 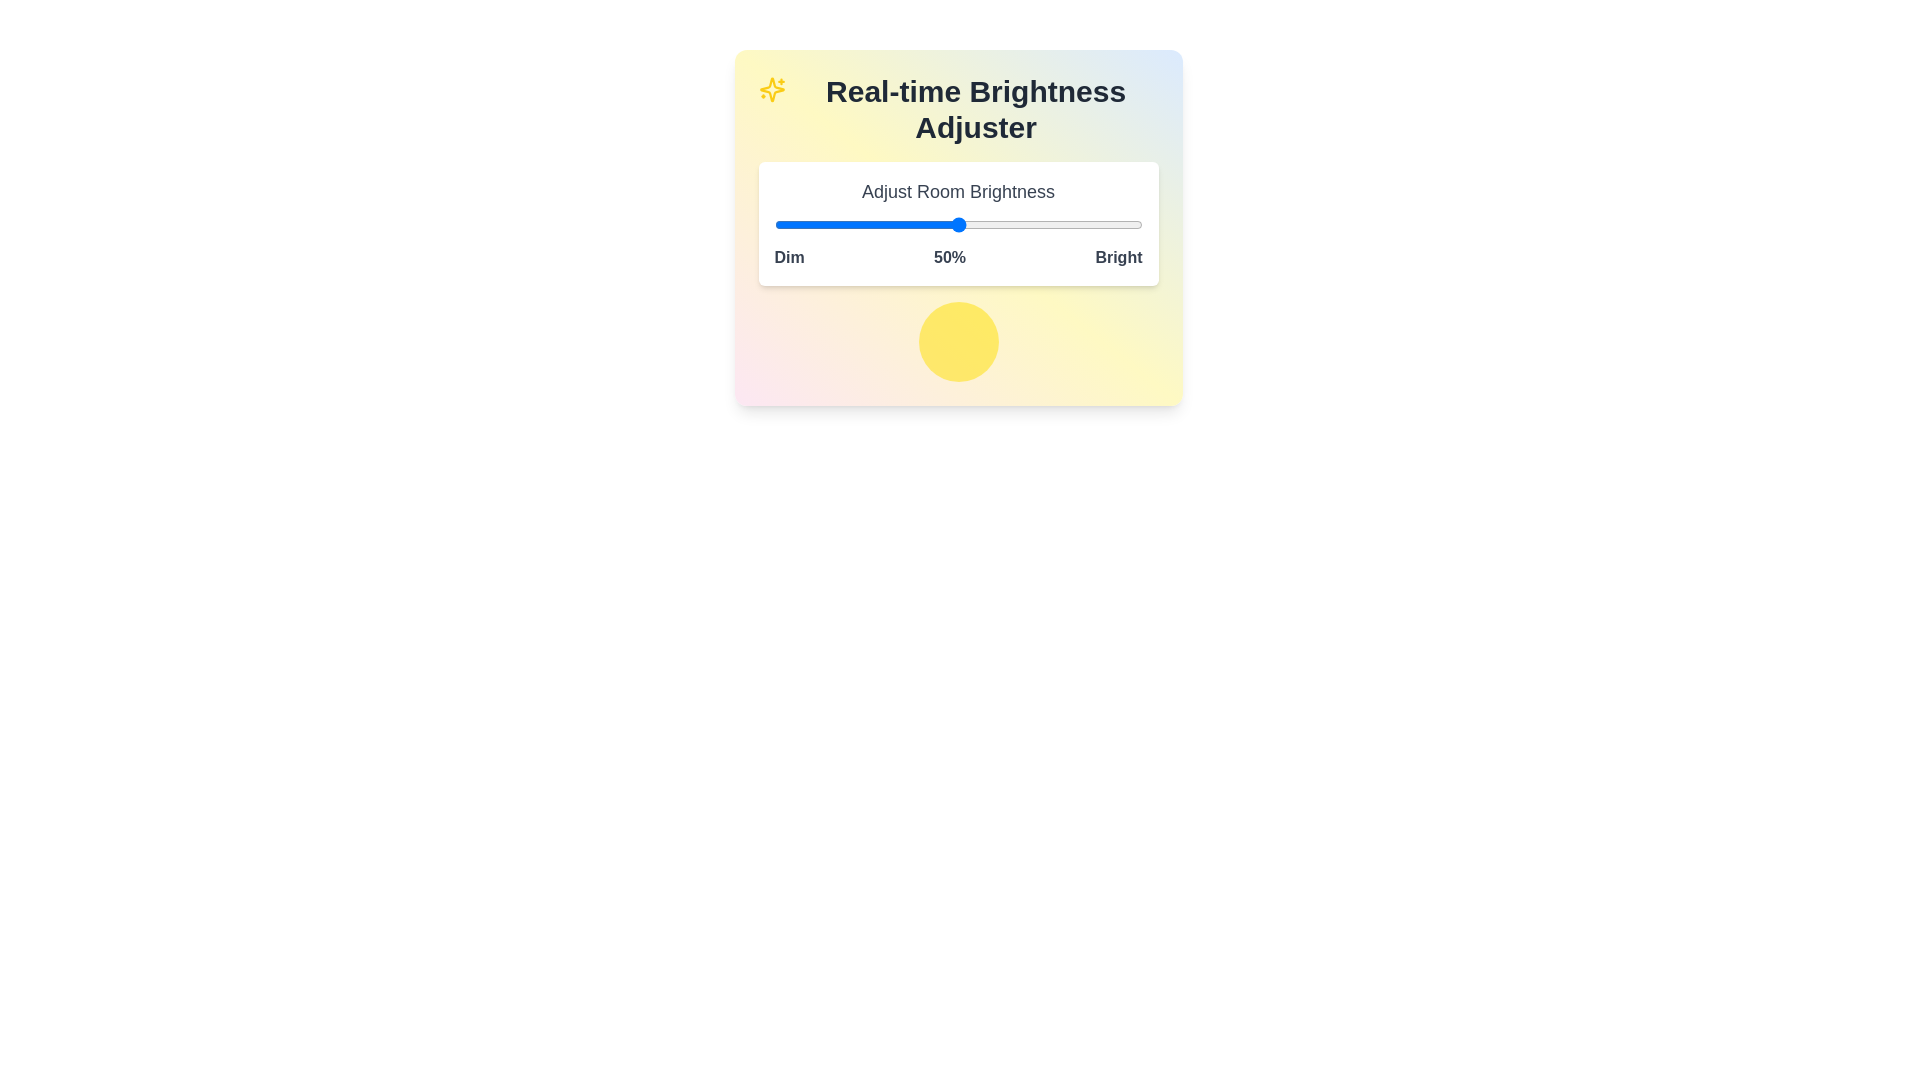 What do you see at coordinates (950, 224) in the screenshot?
I see `the brightness slider to set the brightness level to 48%` at bounding box center [950, 224].